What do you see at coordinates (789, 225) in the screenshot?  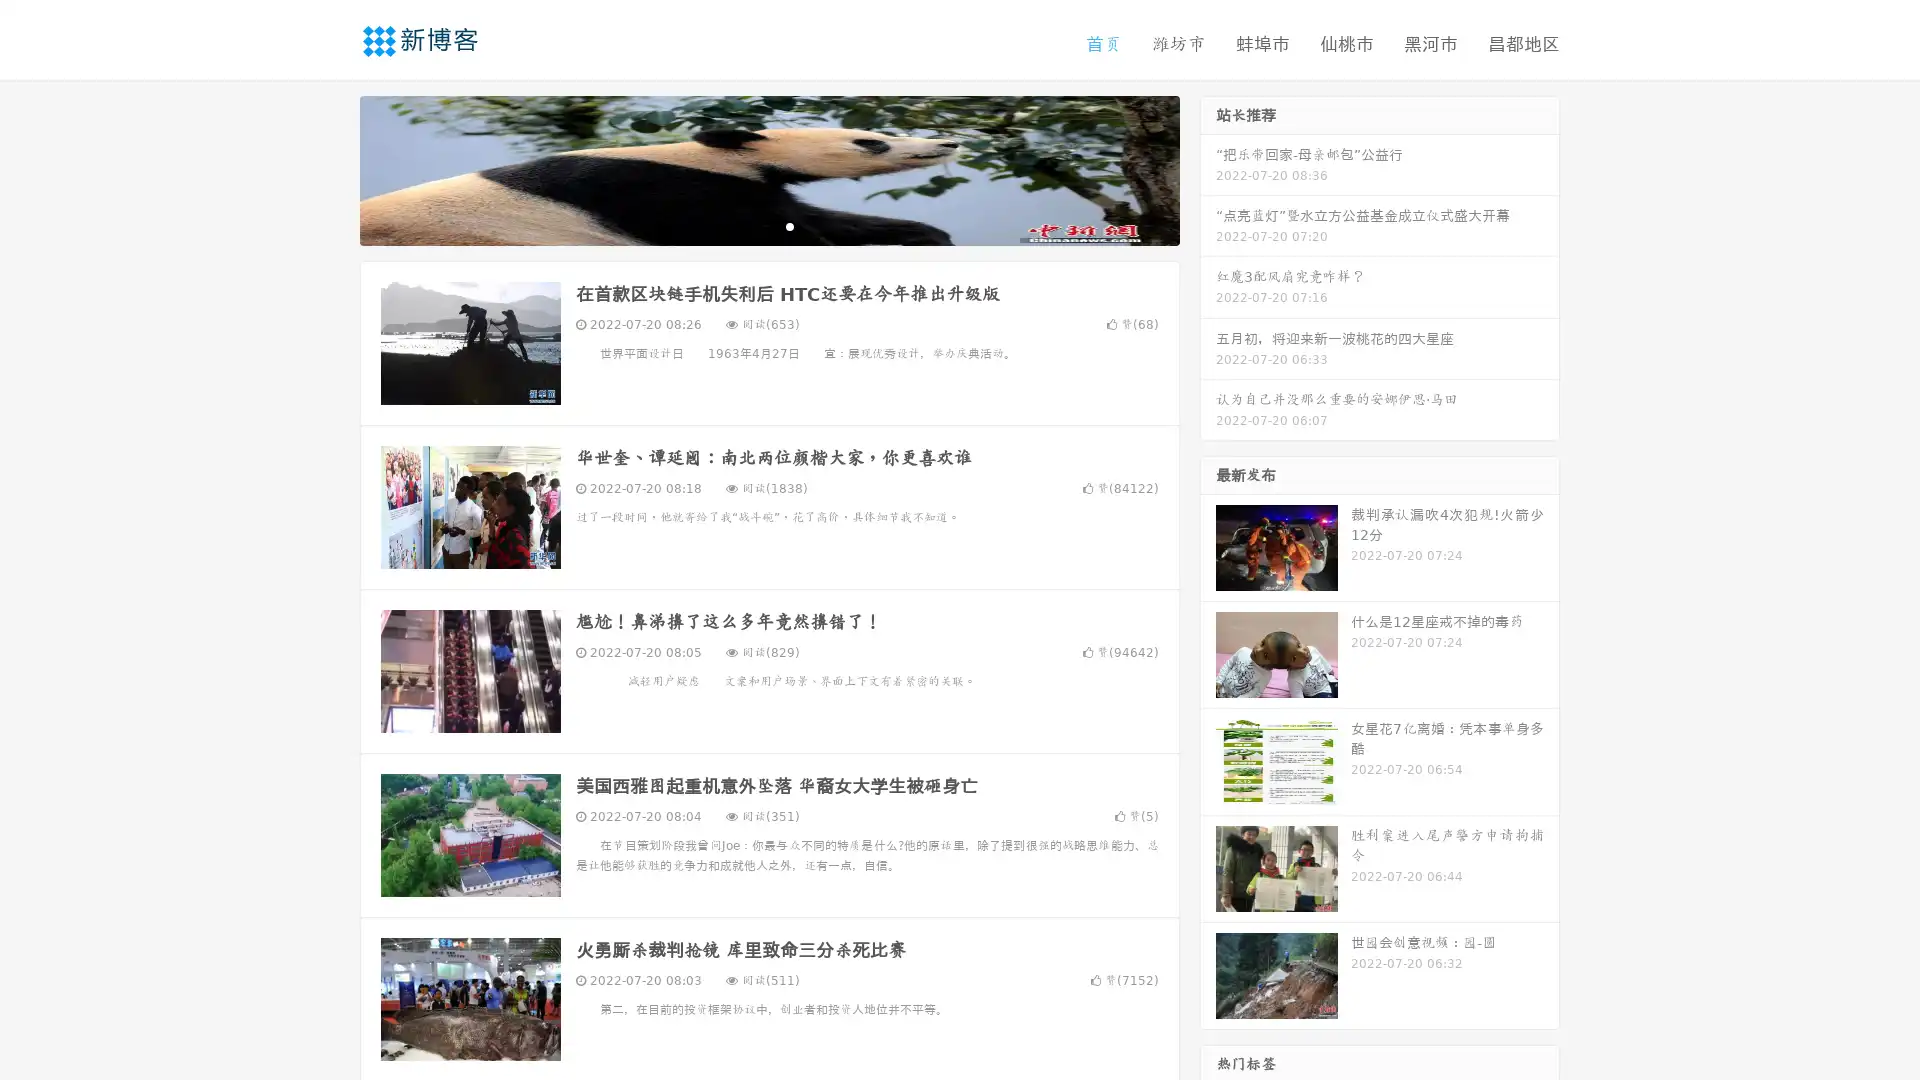 I see `Go to slide 3` at bounding box center [789, 225].